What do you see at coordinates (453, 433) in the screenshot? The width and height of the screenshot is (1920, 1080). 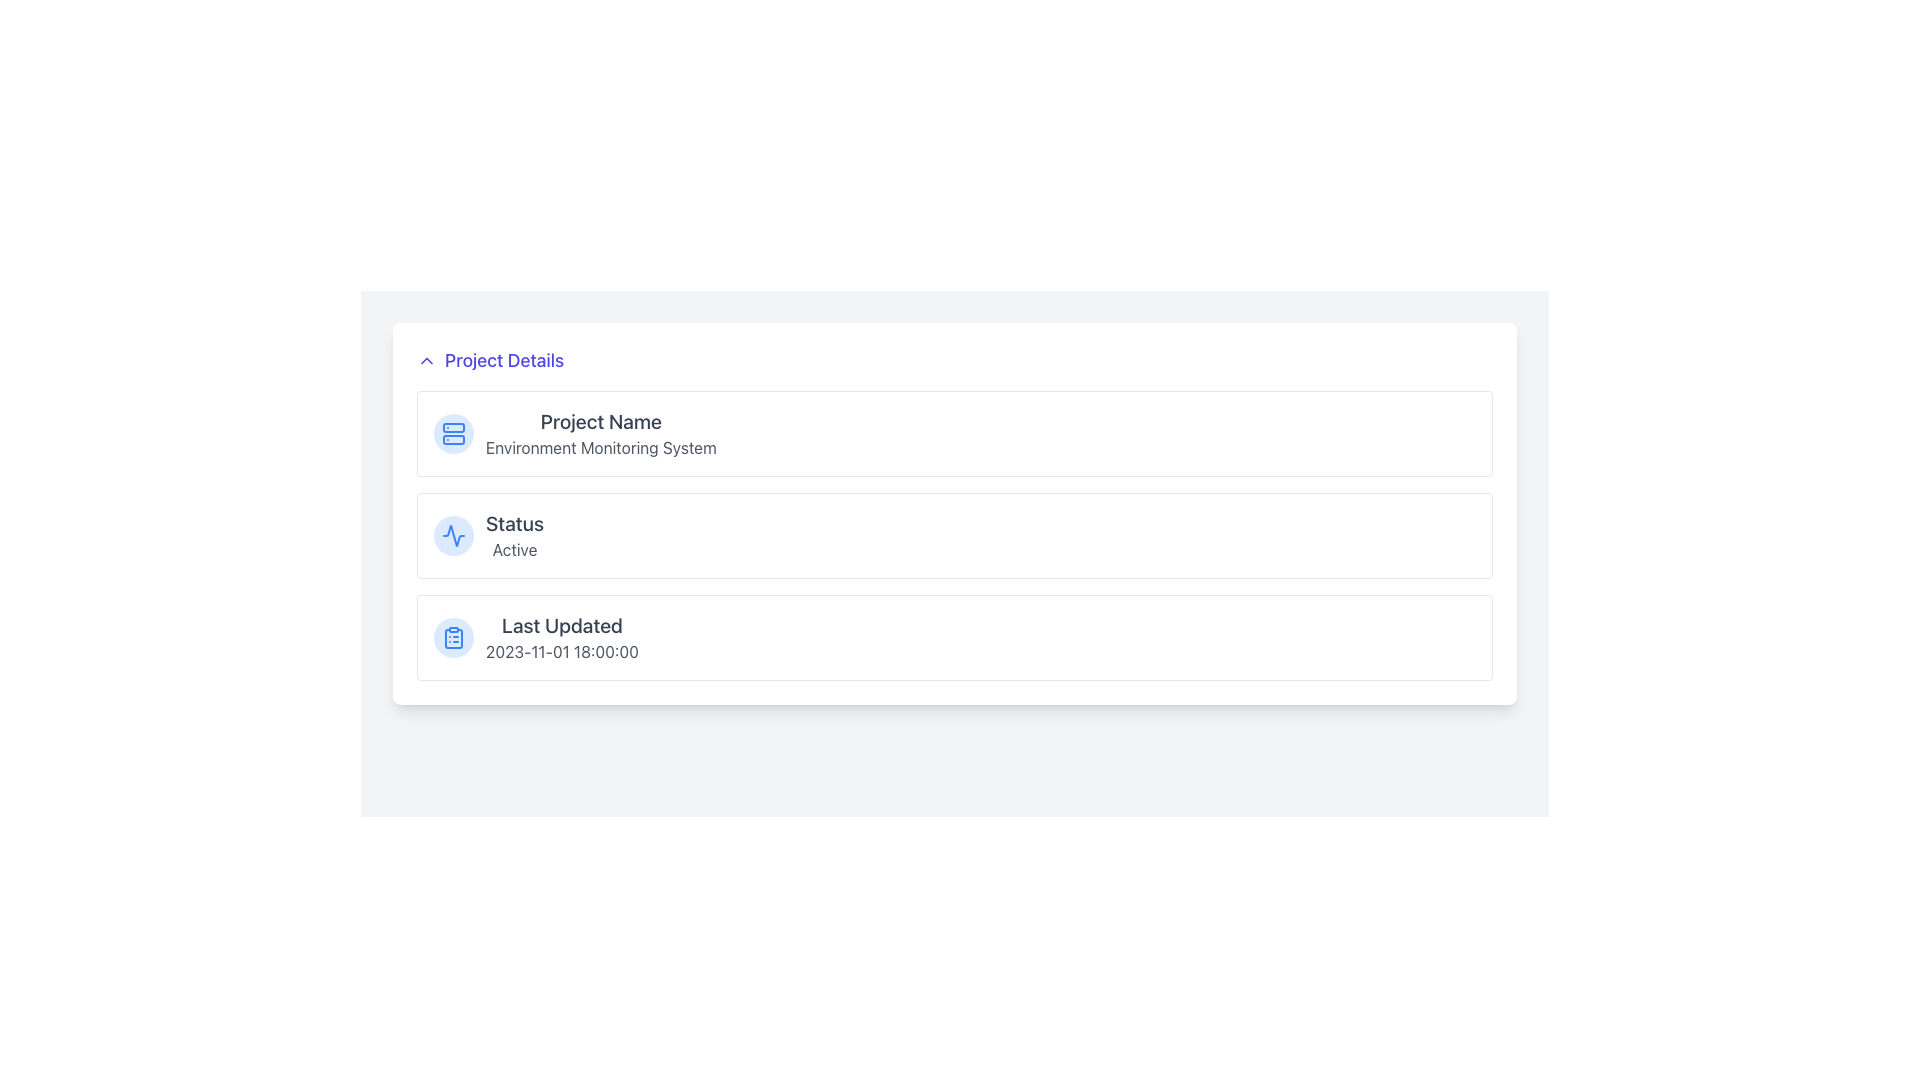 I see `the icon representing the 'Project Name' section located on the far left inside the first section under the 'Project Details' heading` at bounding box center [453, 433].